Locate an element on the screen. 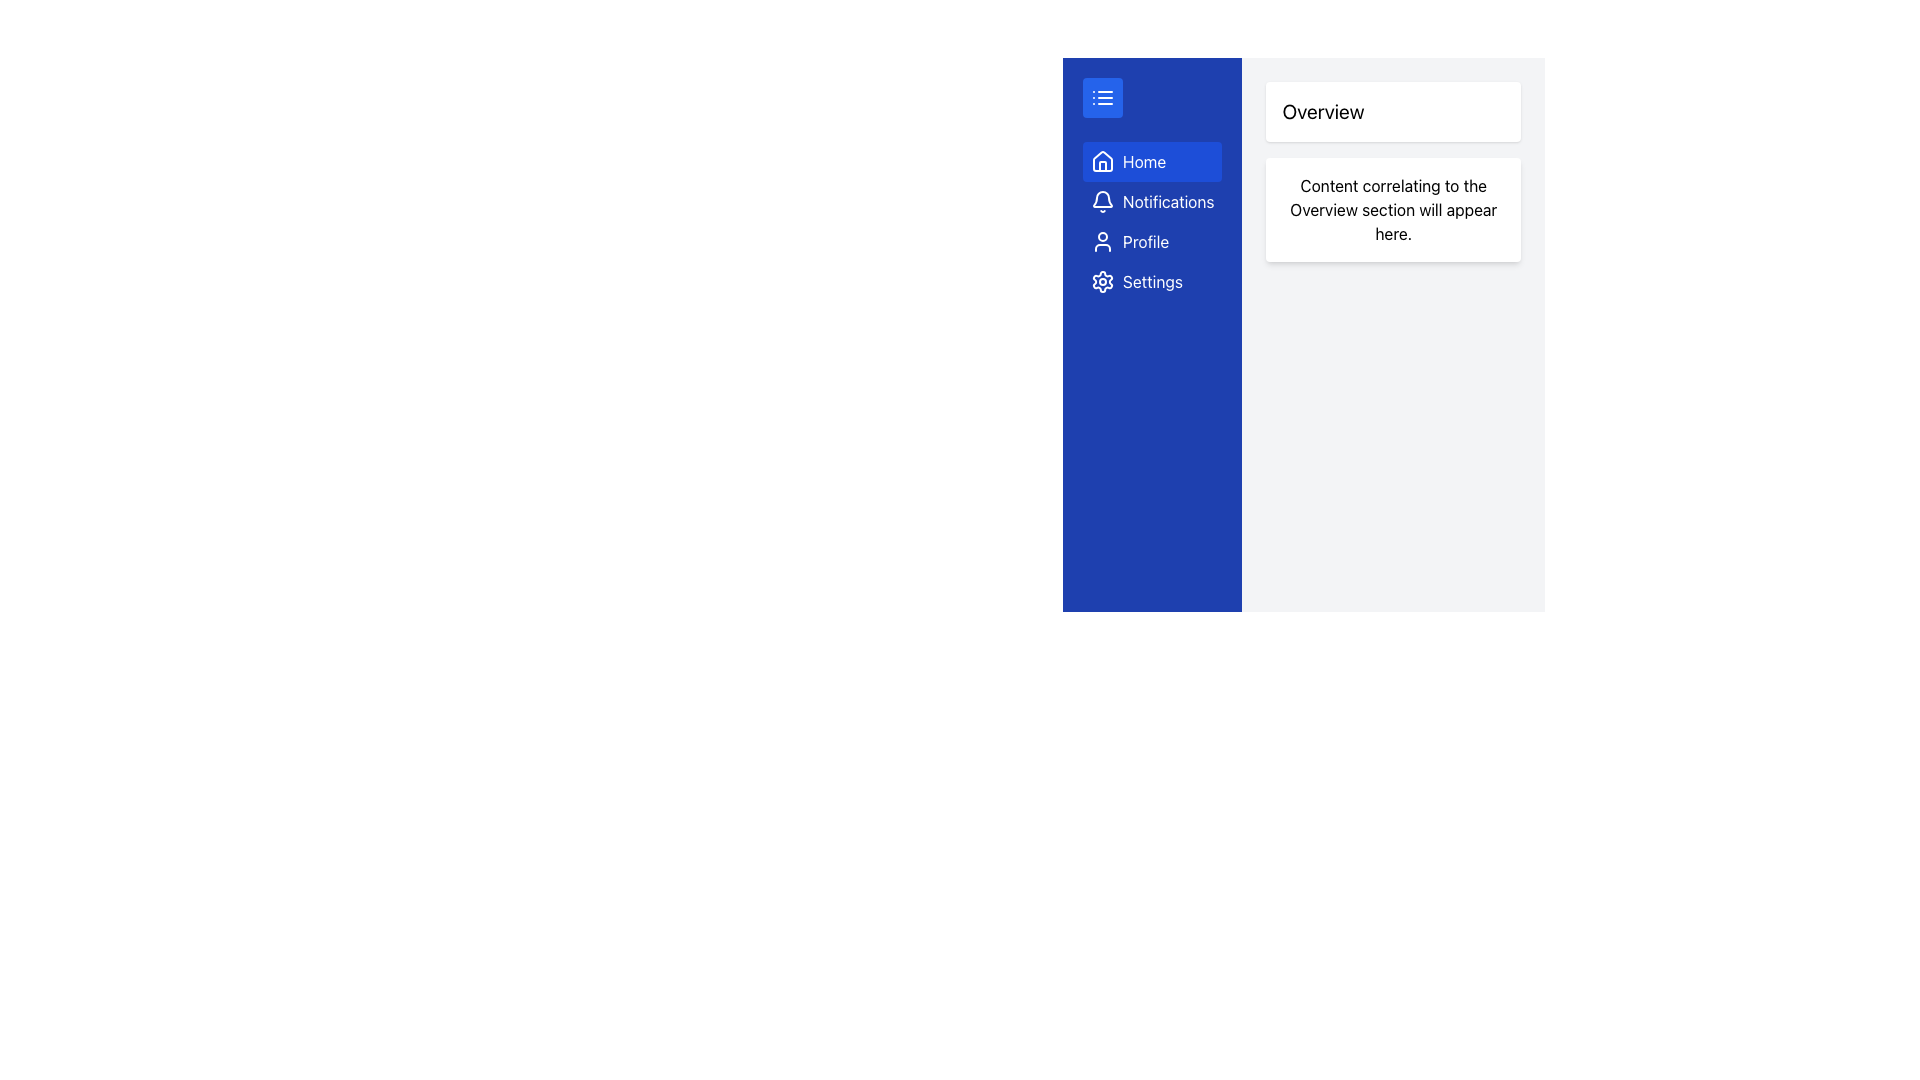  the 'Profile' button, which is a deep blue rectangular button with a white user figure icon and the label 'Profile' next to it, located below the 'Notifications' button and above the 'Settings' button is located at coordinates (1152, 241).